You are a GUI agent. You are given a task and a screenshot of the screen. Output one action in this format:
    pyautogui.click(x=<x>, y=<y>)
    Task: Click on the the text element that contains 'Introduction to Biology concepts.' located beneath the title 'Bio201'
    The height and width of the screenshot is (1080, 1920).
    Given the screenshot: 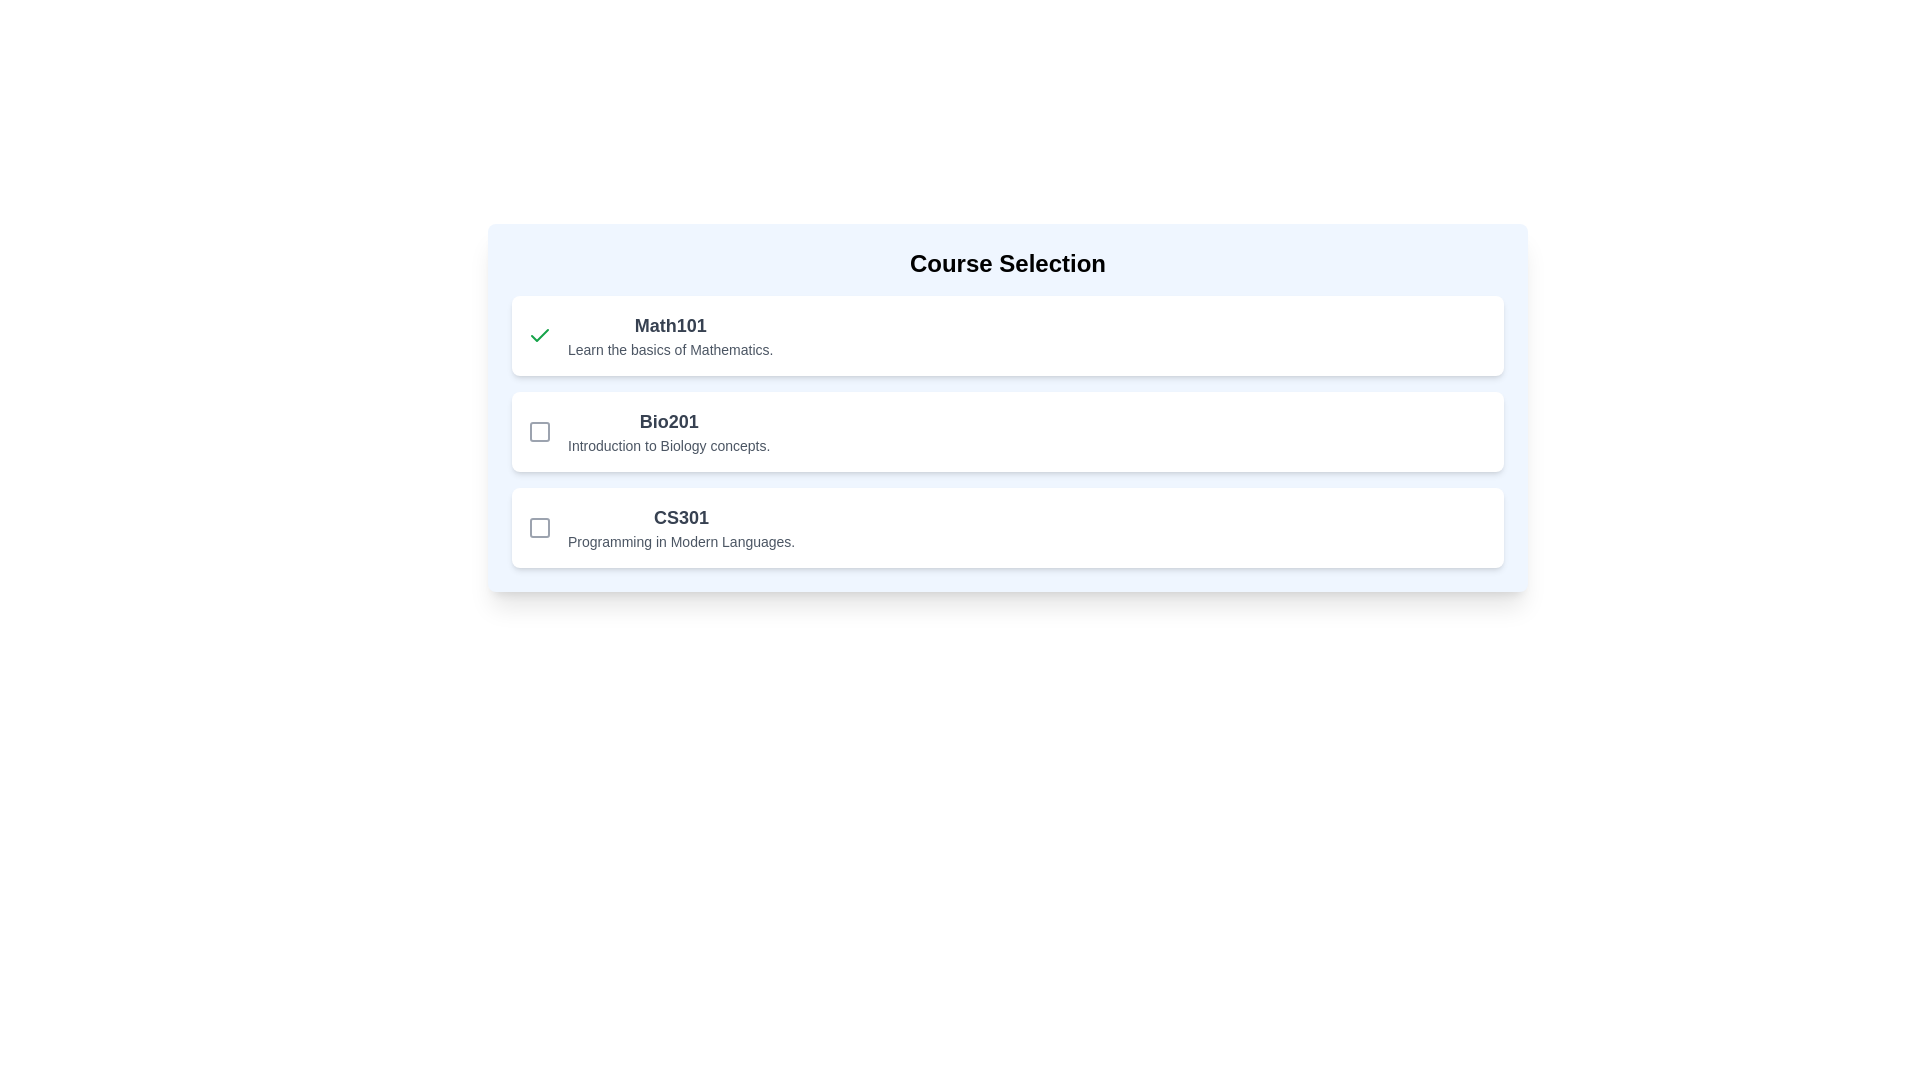 What is the action you would take?
    pyautogui.click(x=669, y=445)
    